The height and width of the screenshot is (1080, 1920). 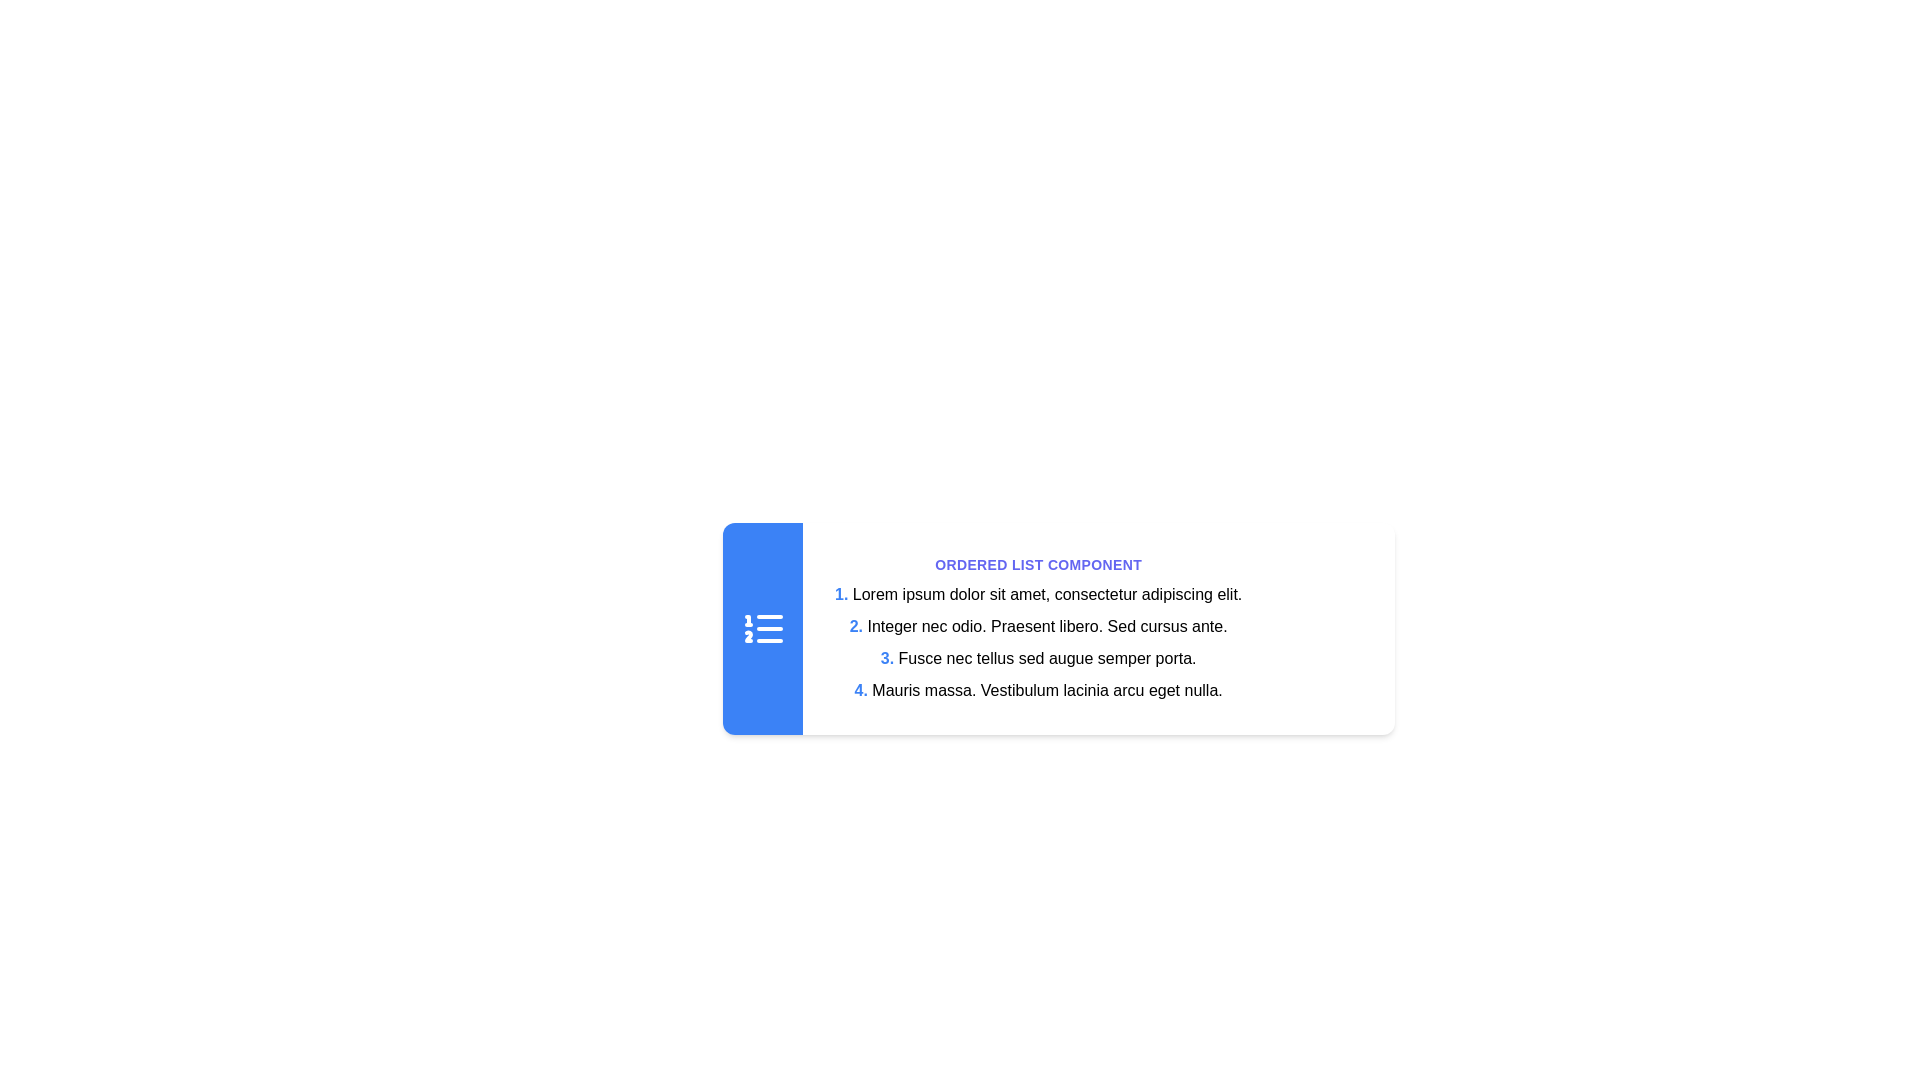 What do you see at coordinates (1038, 643) in the screenshot?
I see `the third item of the ordered list, which reads 'Fusce nec tellus sed augue semper porta.'` at bounding box center [1038, 643].